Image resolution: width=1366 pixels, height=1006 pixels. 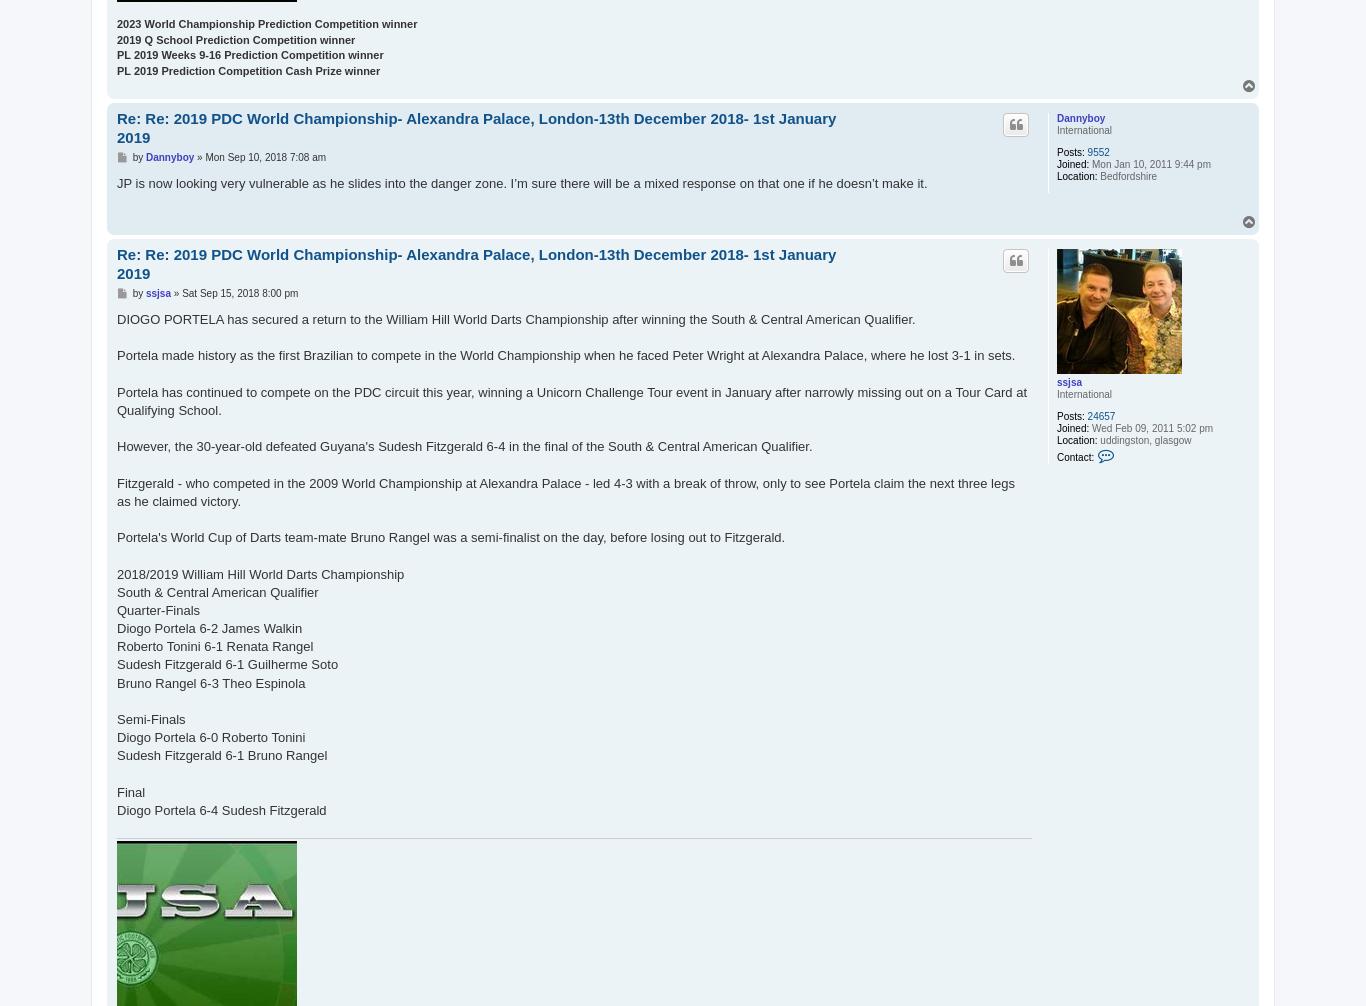 What do you see at coordinates (1125, 175) in the screenshot?
I see `'Bedfordshire'` at bounding box center [1125, 175].